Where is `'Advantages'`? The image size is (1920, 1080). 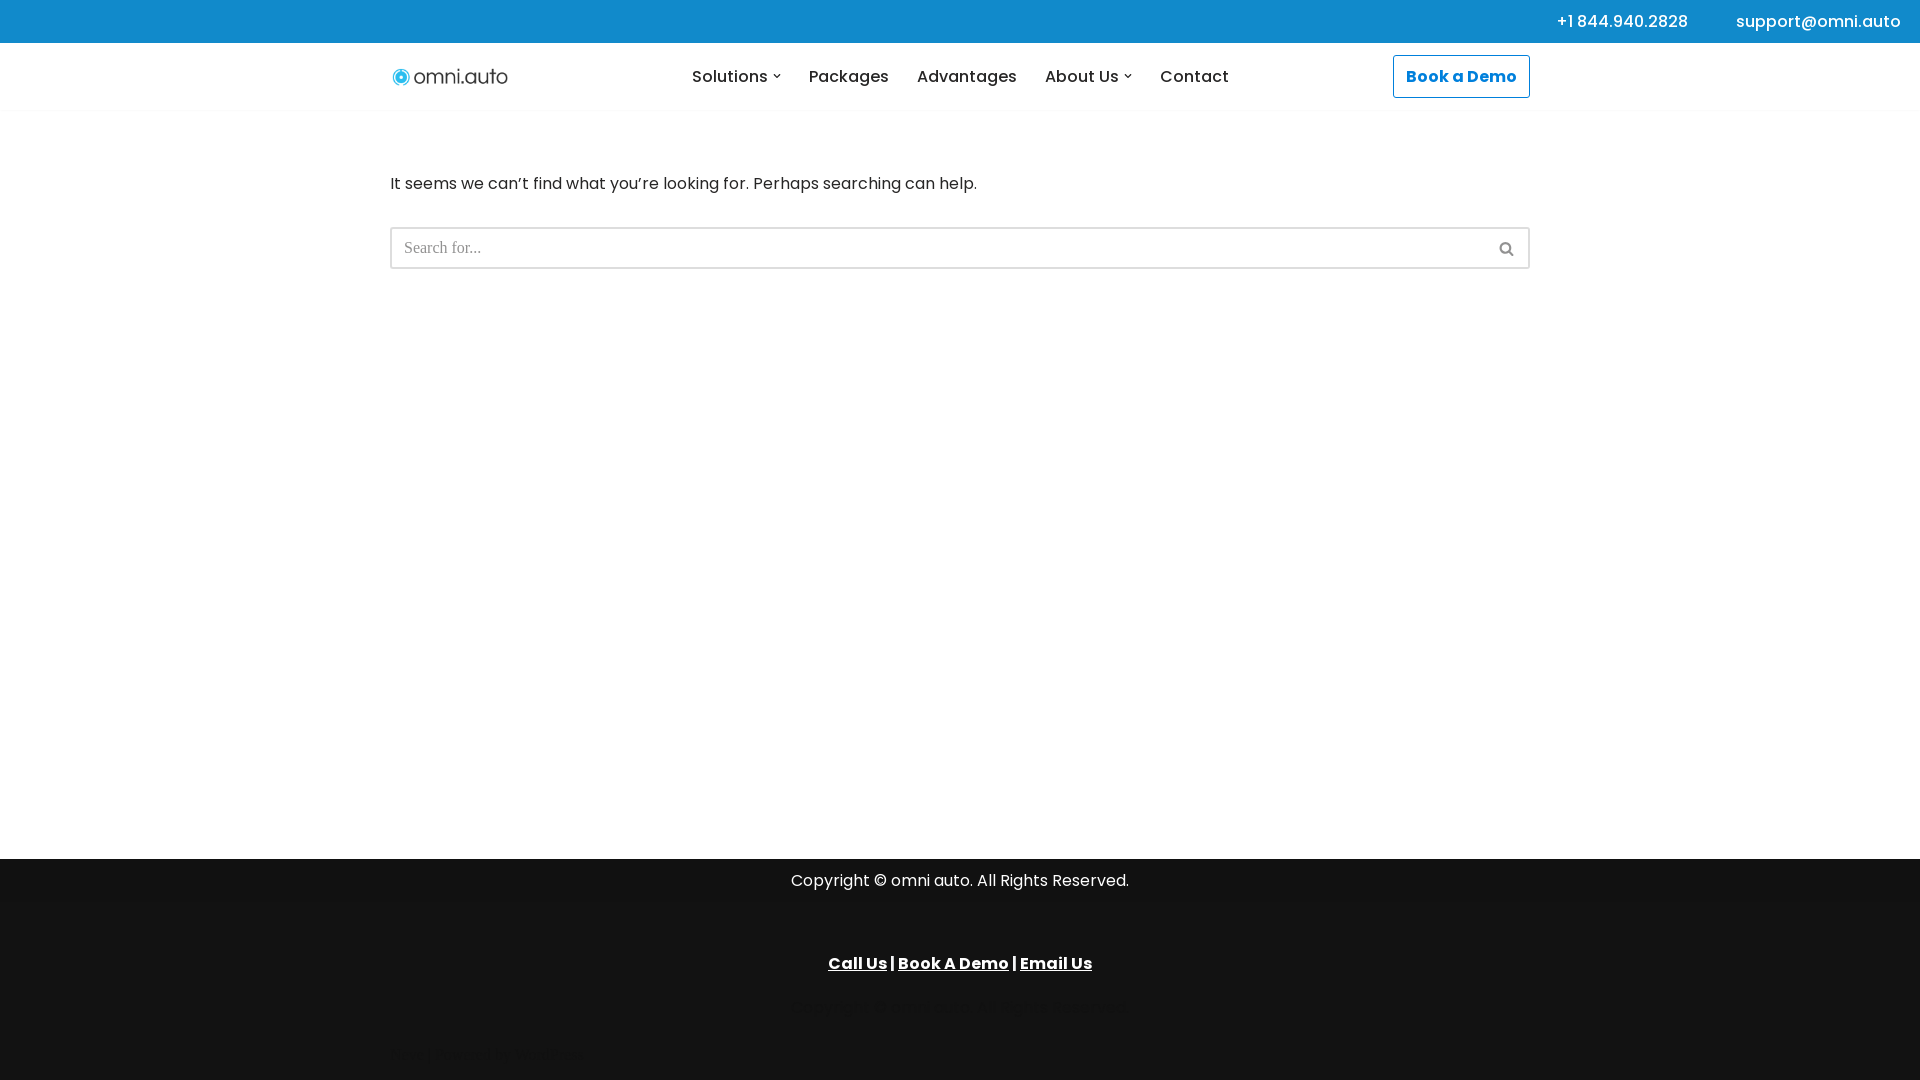
'Advantages' is located at coordinates (915, 75).